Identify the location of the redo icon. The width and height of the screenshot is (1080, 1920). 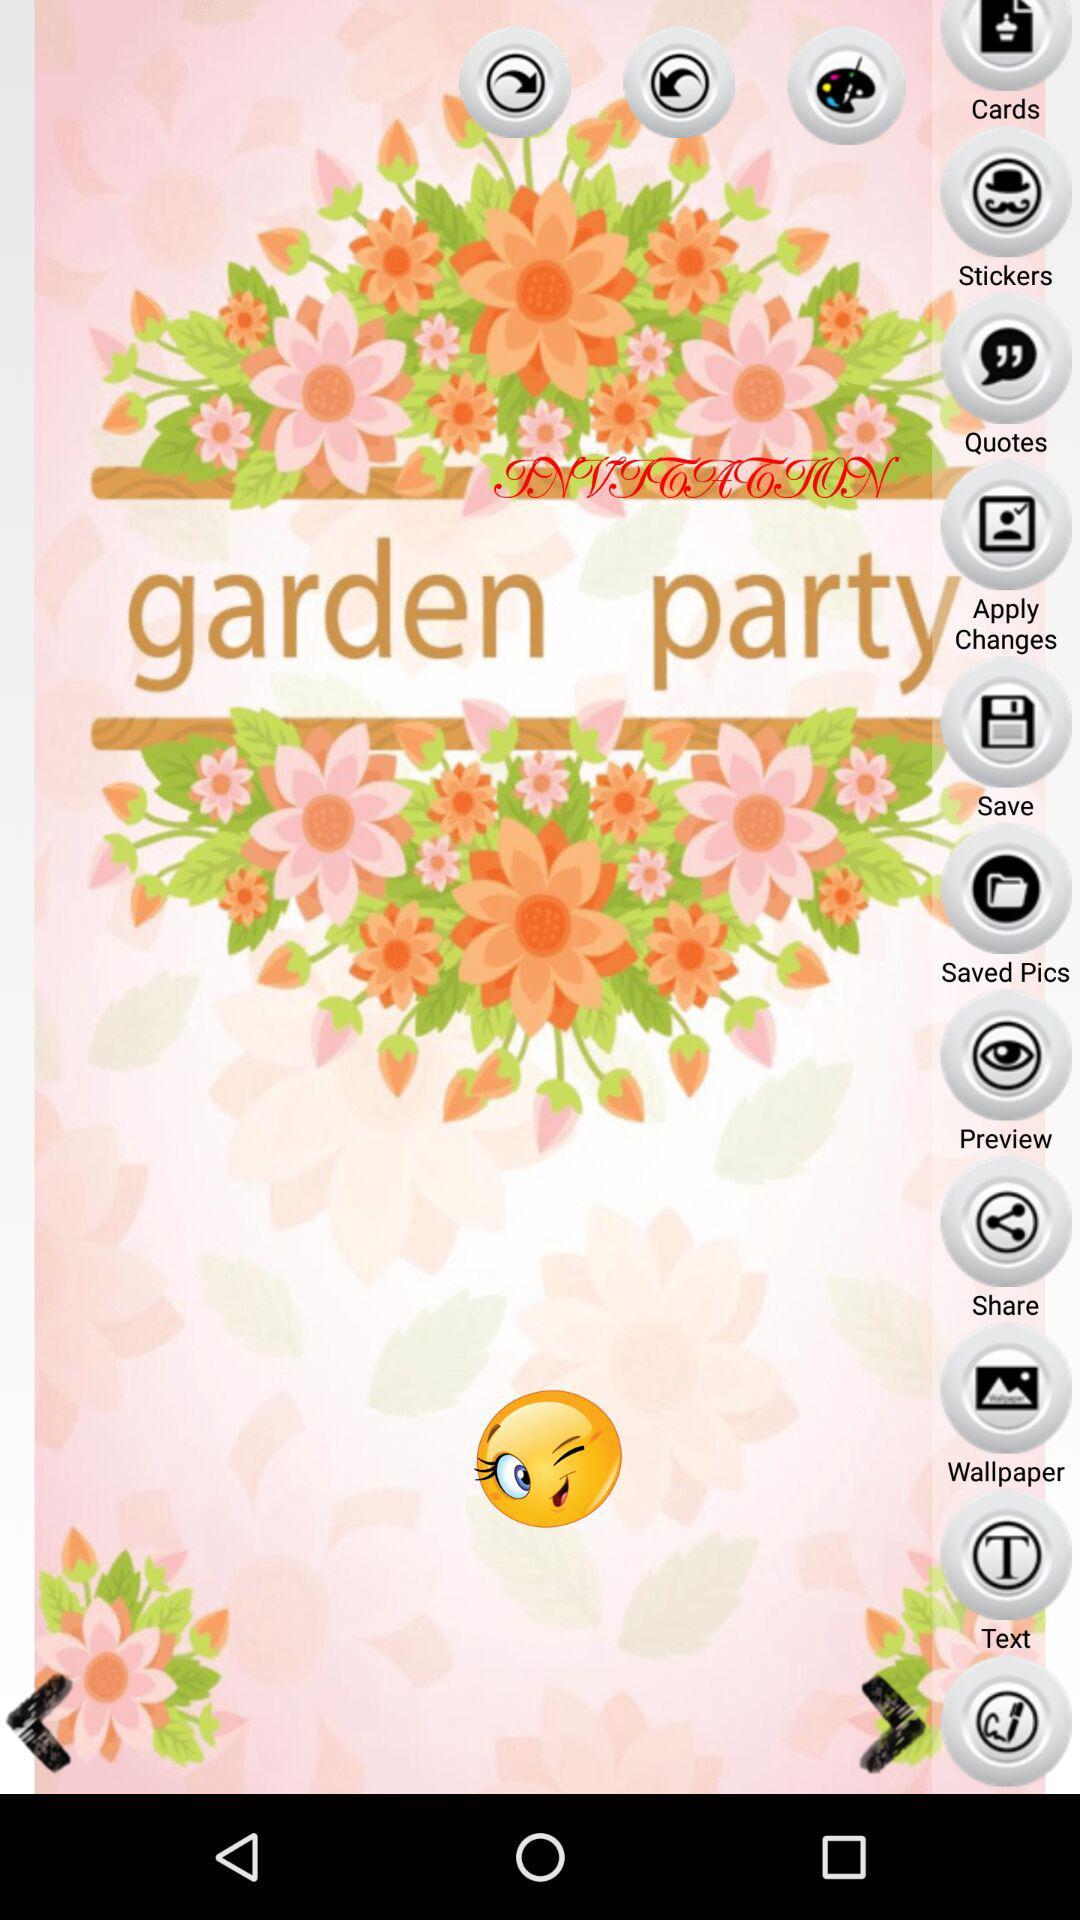
(513, 86).